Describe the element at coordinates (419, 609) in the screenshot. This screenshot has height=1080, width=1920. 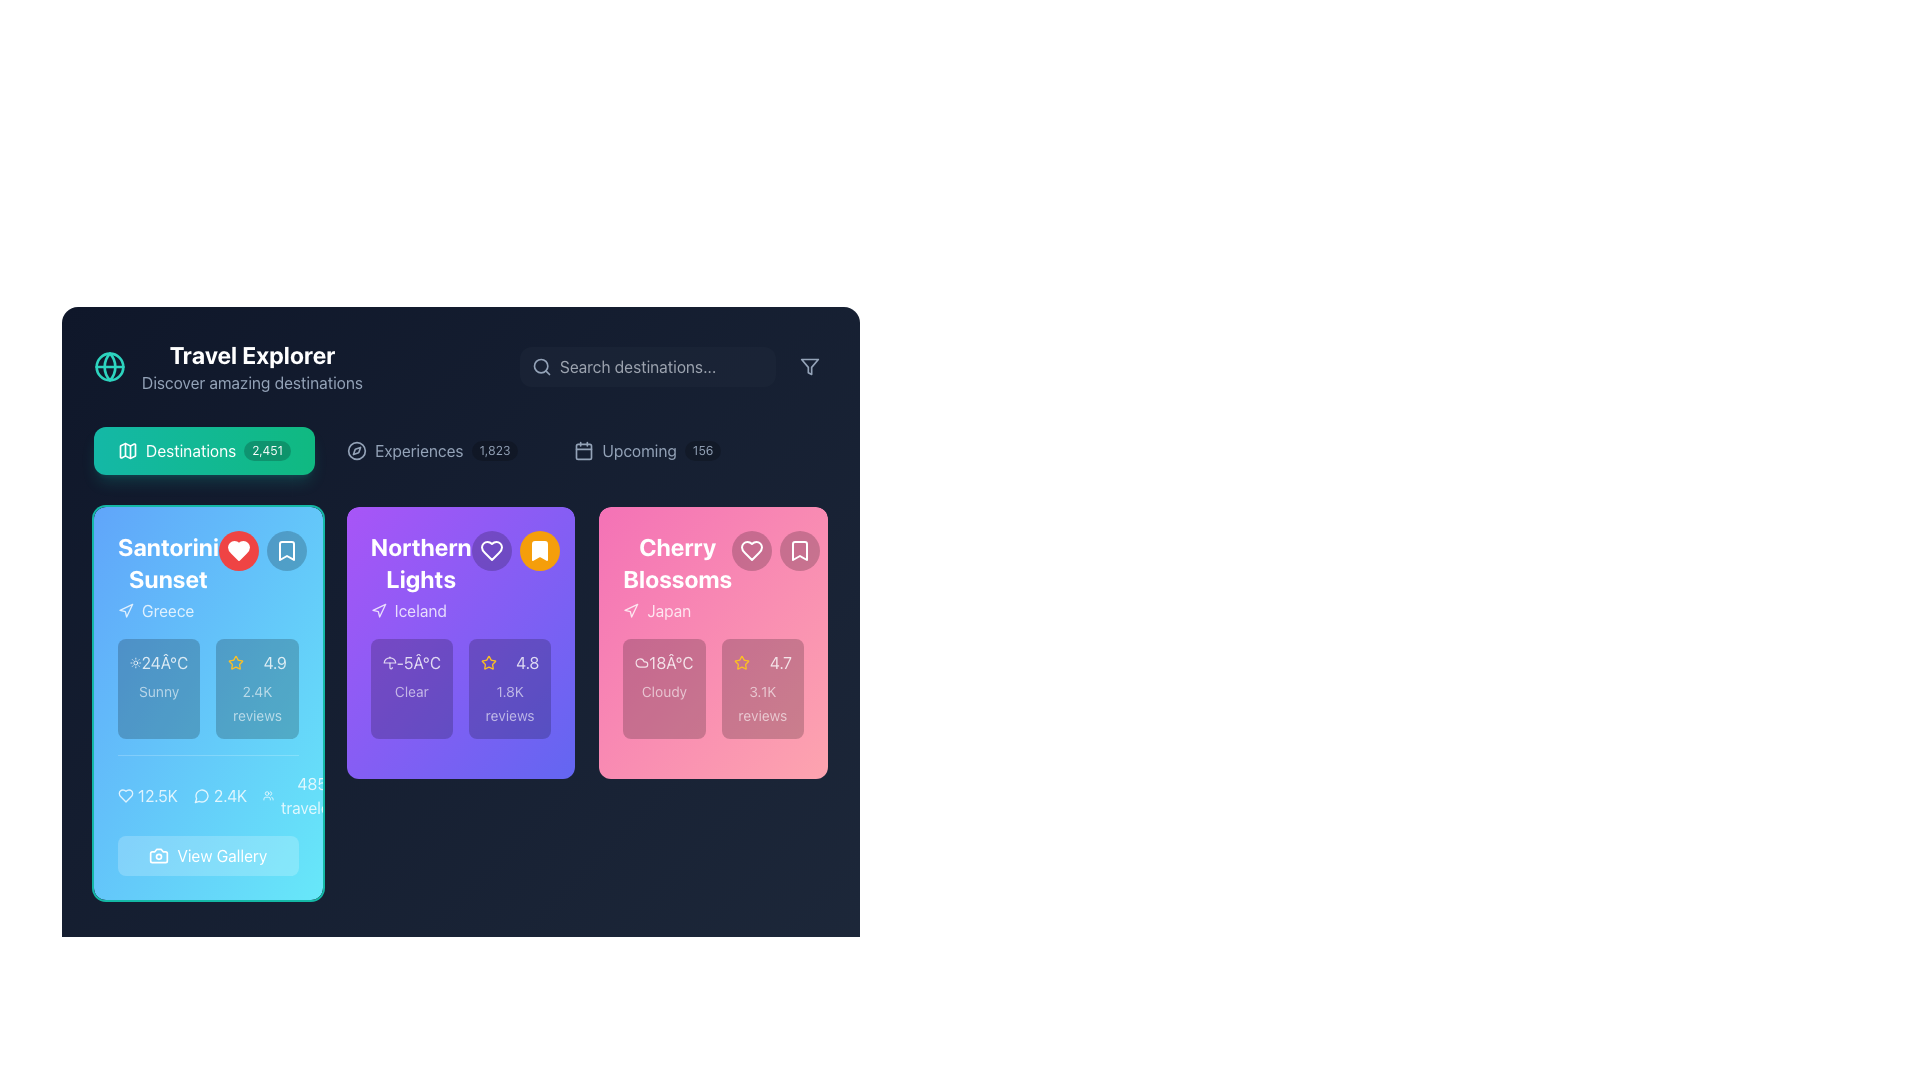
I see `the text label displaying 'Iceland', which is styled in white color with slight opacity and located inside the purple 'Northern Lights' card, positioned near the bottom left corner beneath the card title` at that location.